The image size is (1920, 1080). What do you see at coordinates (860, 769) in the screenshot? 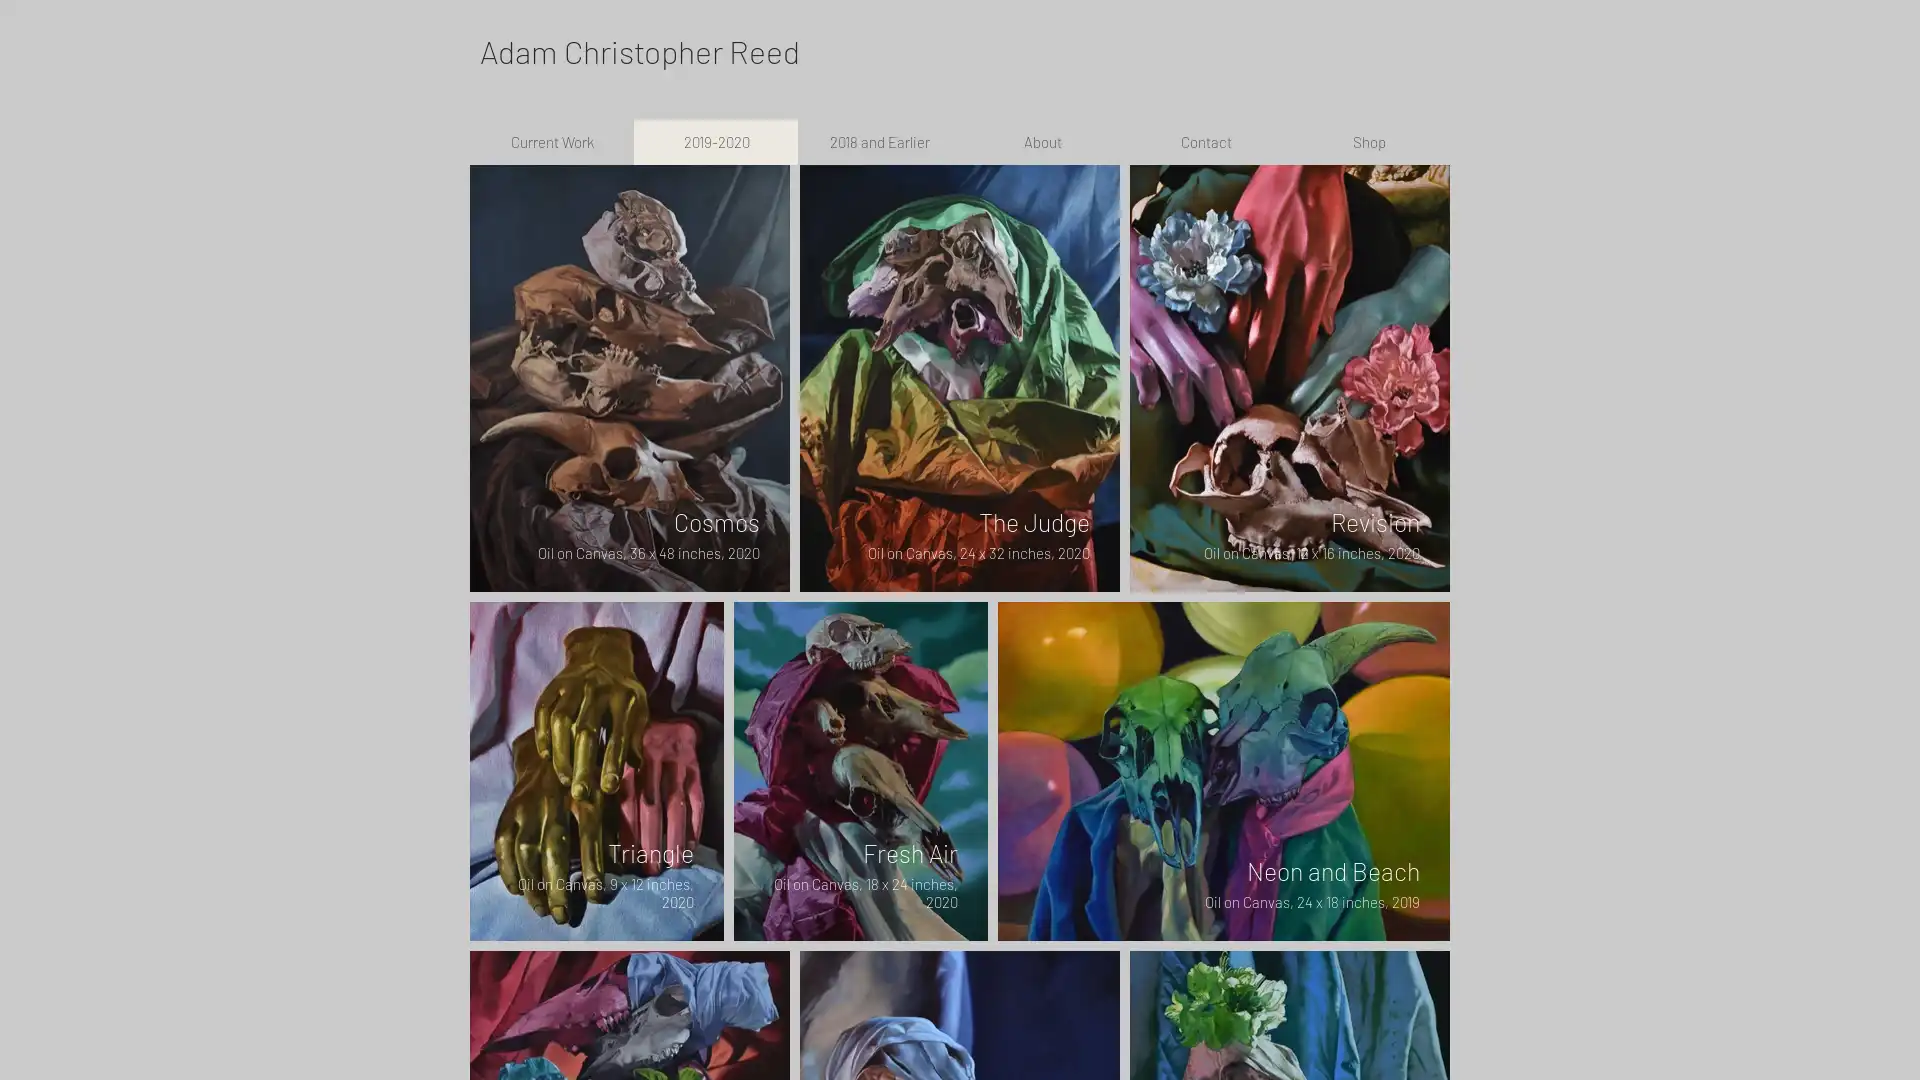
I see `Fresh Air` at bounding box center [860, 769].